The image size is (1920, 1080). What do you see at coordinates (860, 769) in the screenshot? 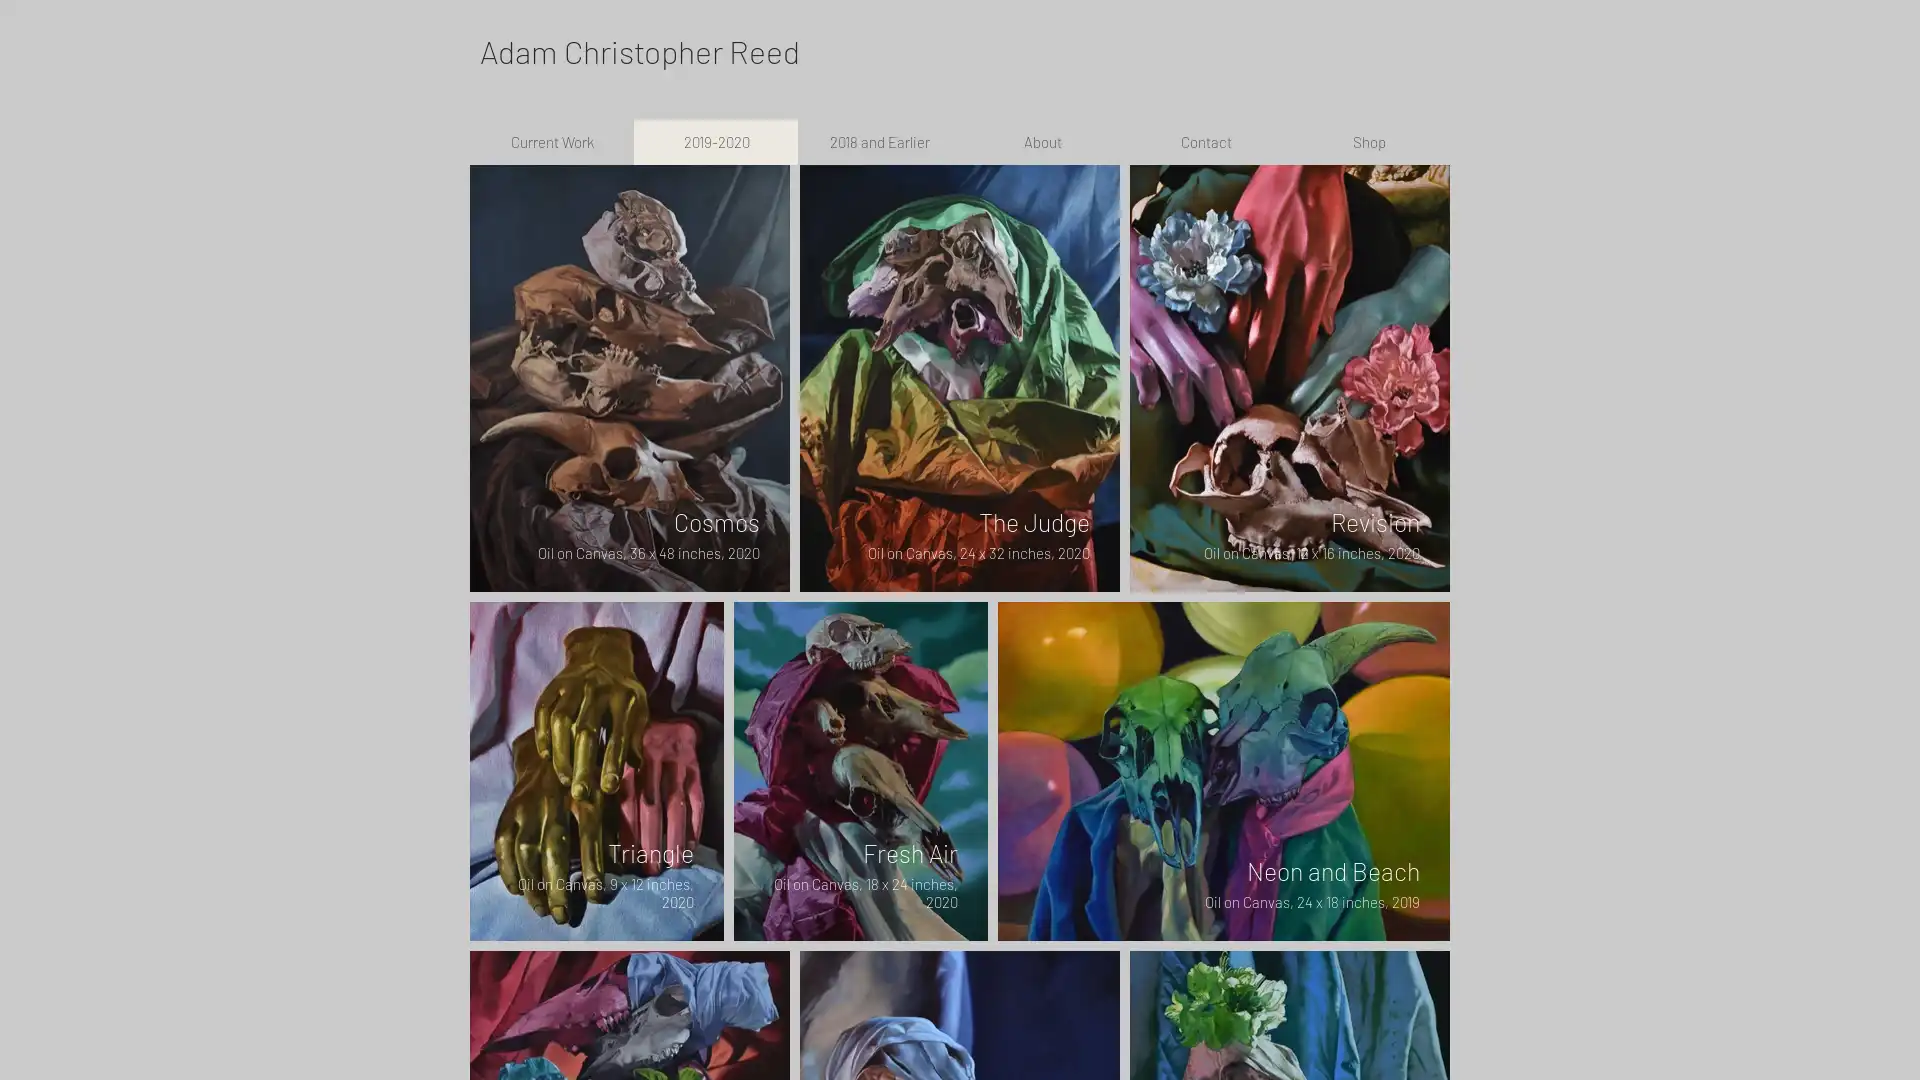
I see `Fresh Air` at bounding box center [860, 769].